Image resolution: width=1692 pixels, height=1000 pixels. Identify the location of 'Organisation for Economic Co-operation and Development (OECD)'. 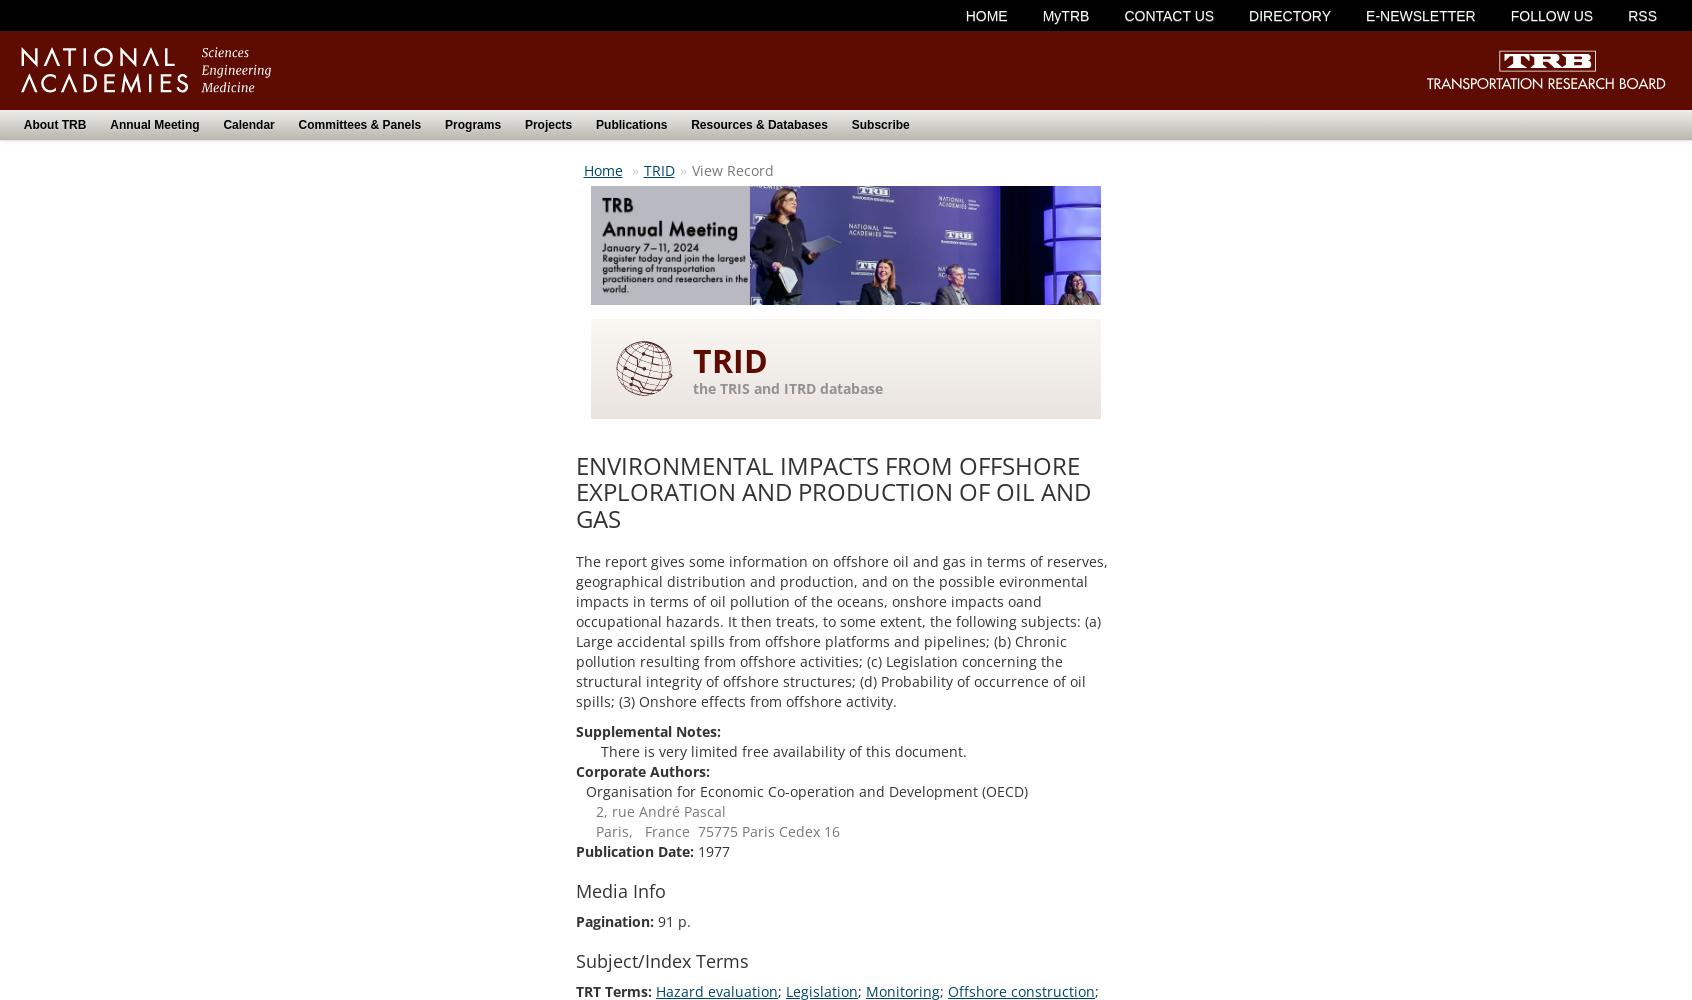
(807, 791).